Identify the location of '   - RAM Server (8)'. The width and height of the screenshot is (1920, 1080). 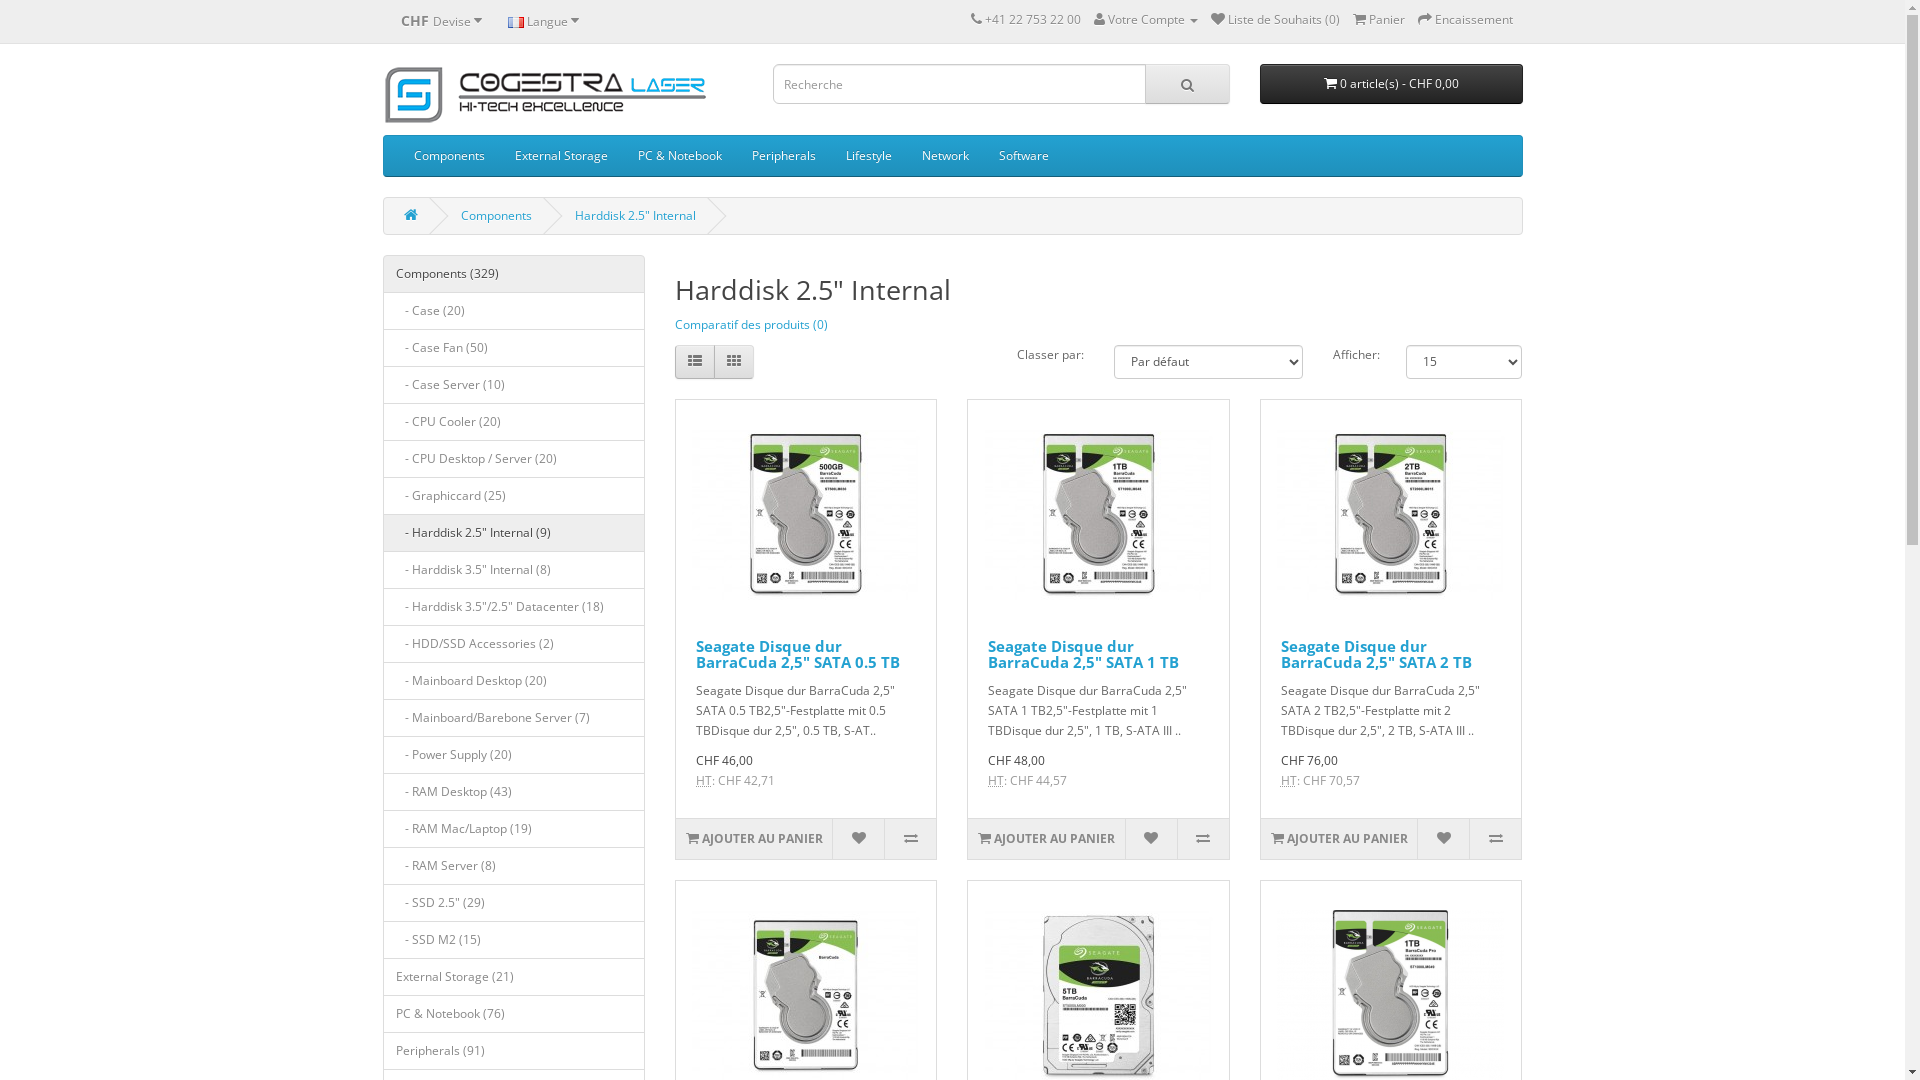
(513, 865).